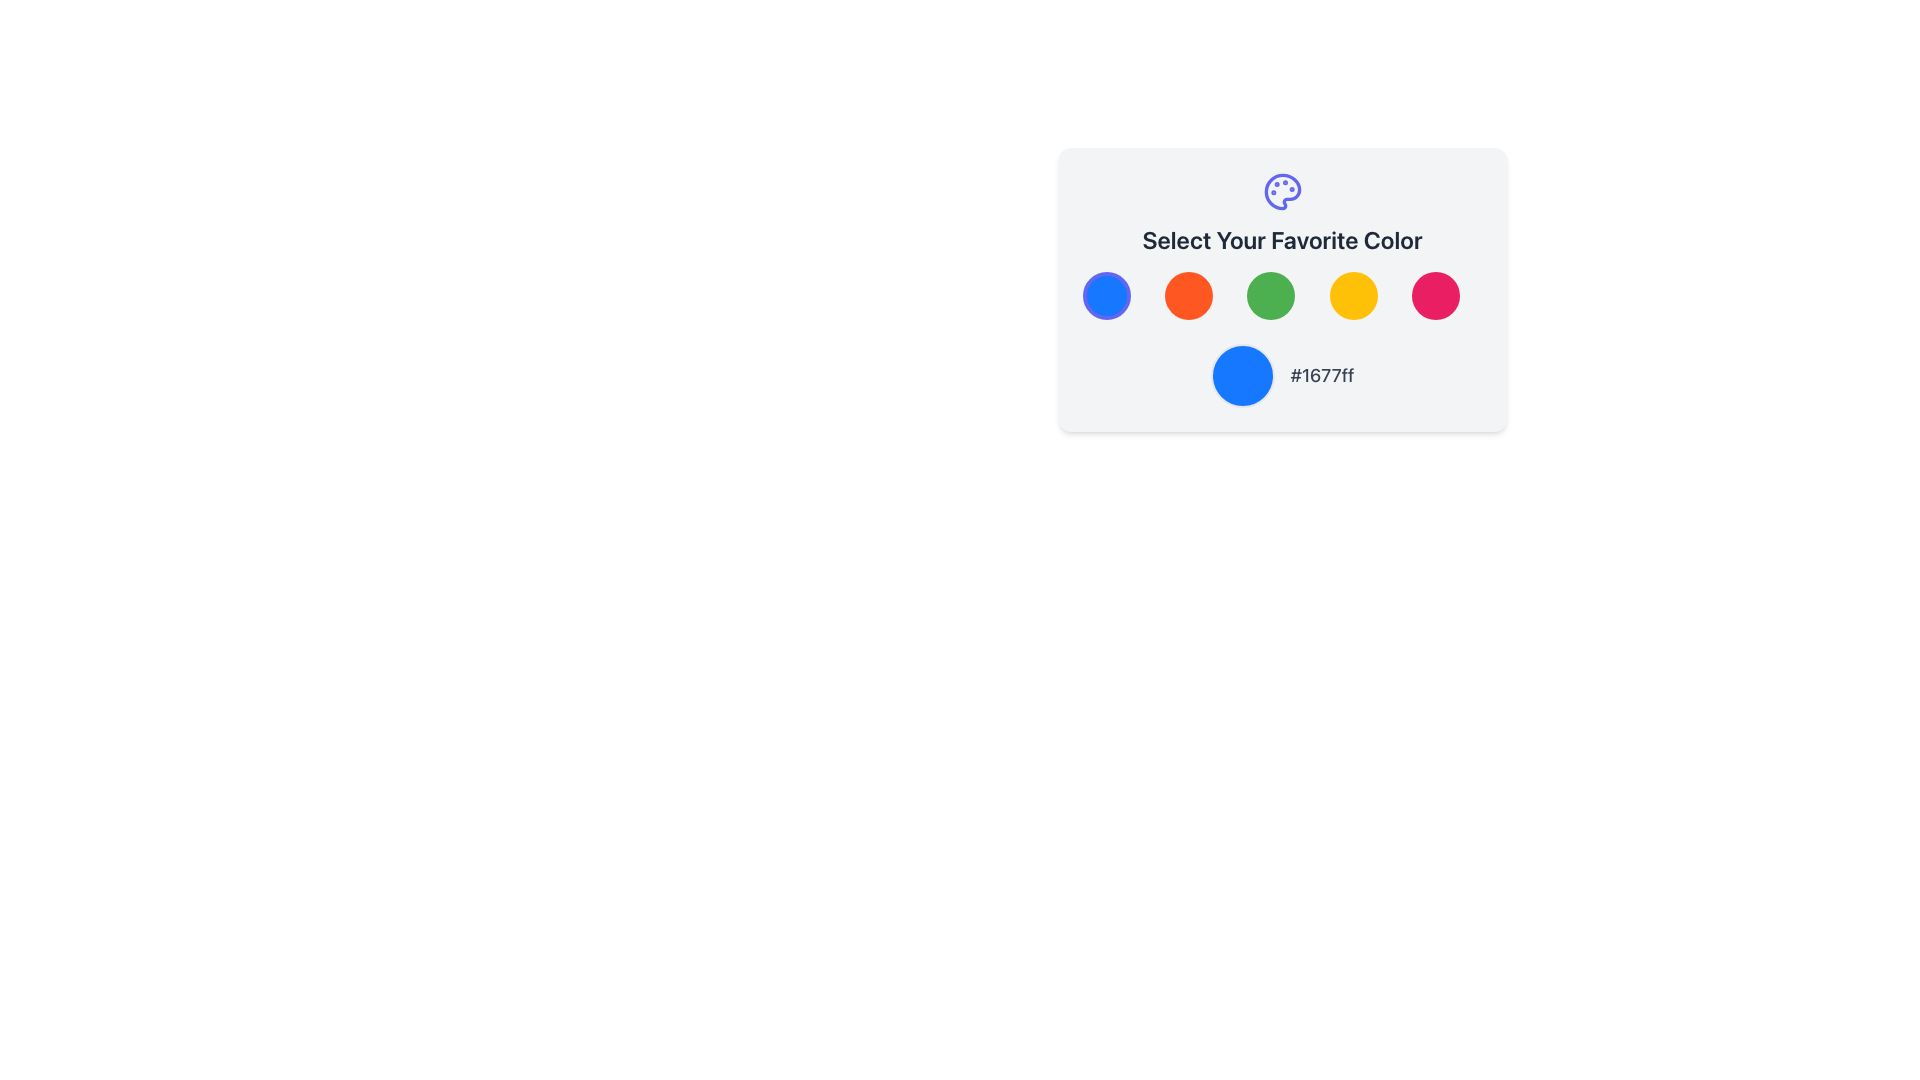  What do you see at coordinates (1282, 192) in the screenshot?
I see `the stylized blue palette icon at the top of the card, which is centered above the 'Select Your Favorite Color' text` at bounding box center [1282, 192].